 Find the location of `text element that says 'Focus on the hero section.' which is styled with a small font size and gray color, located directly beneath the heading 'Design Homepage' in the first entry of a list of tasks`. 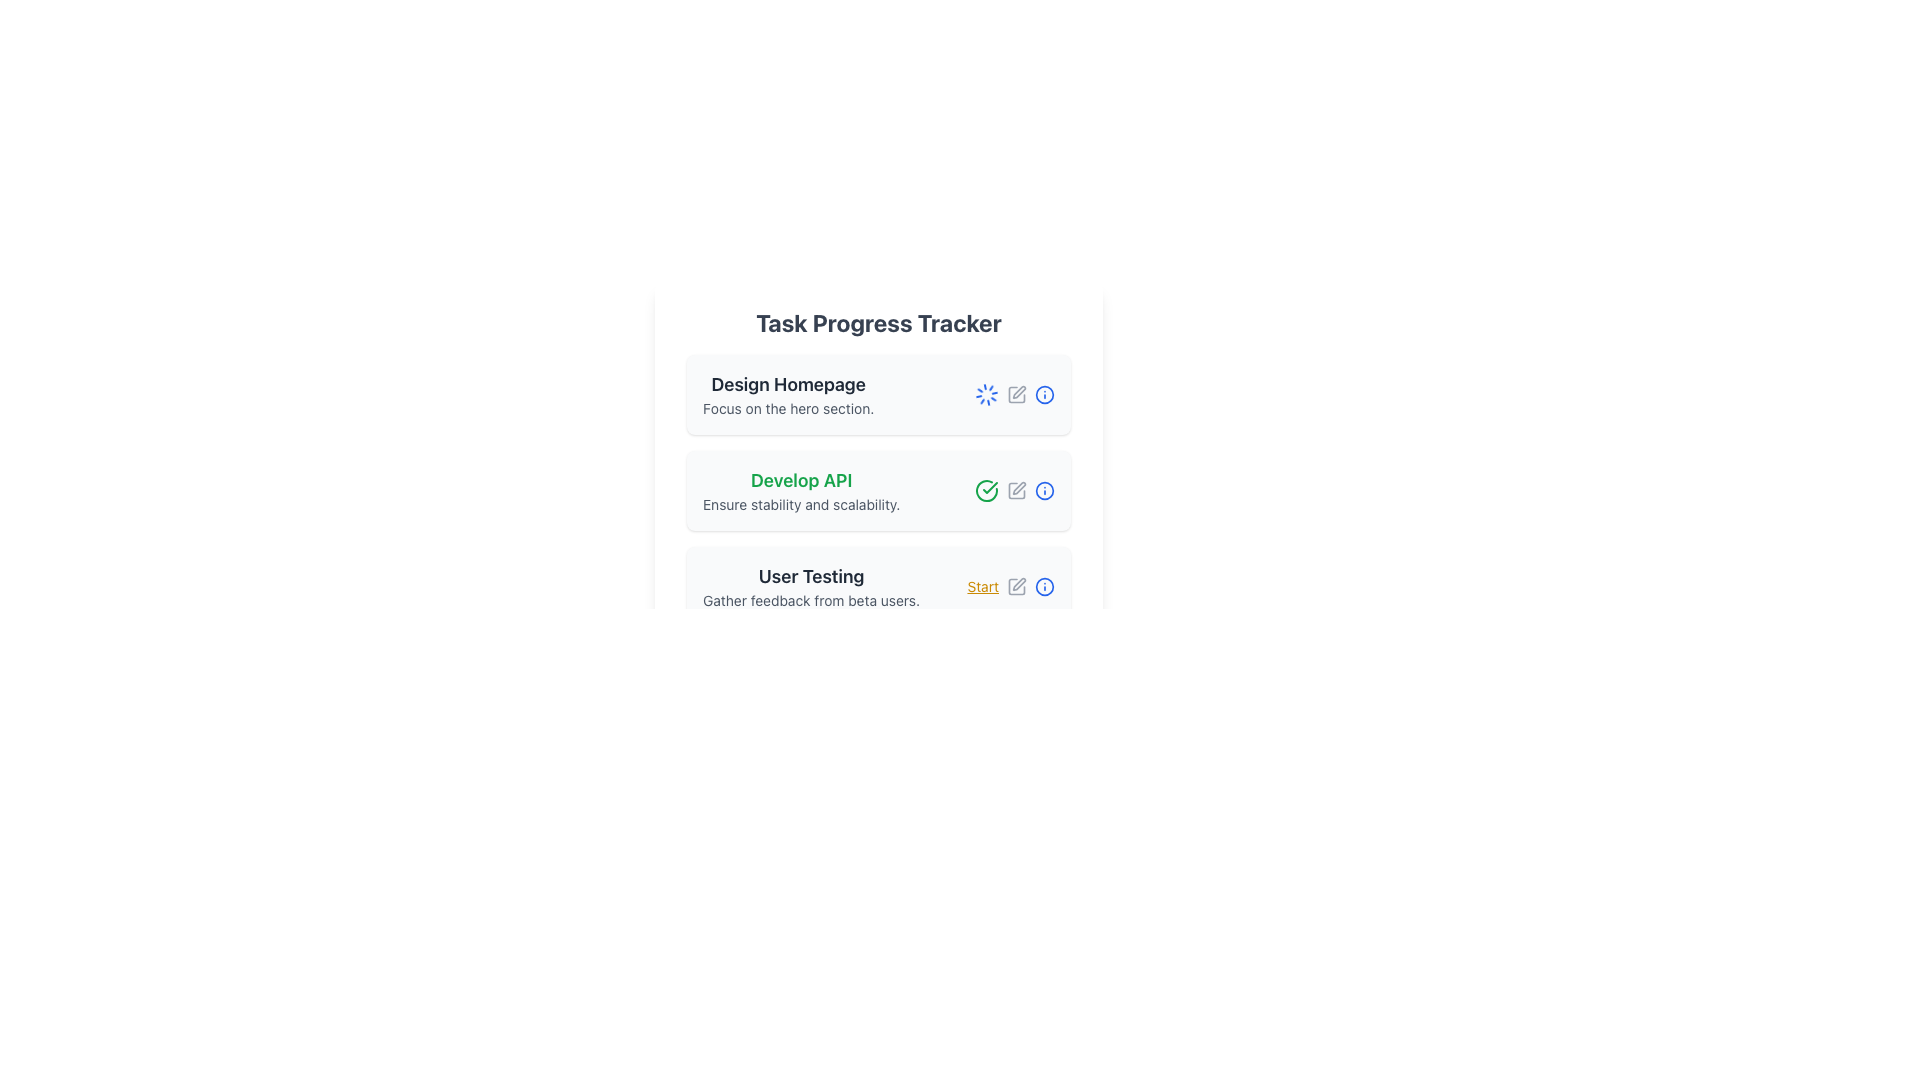

text element that says 'Focus on the hero section.' which is styled with a small font size and gray color, located directly beneath the heading 'Design Homepage' in the first entry of a list of tasks is located at coordinates (787, 407).